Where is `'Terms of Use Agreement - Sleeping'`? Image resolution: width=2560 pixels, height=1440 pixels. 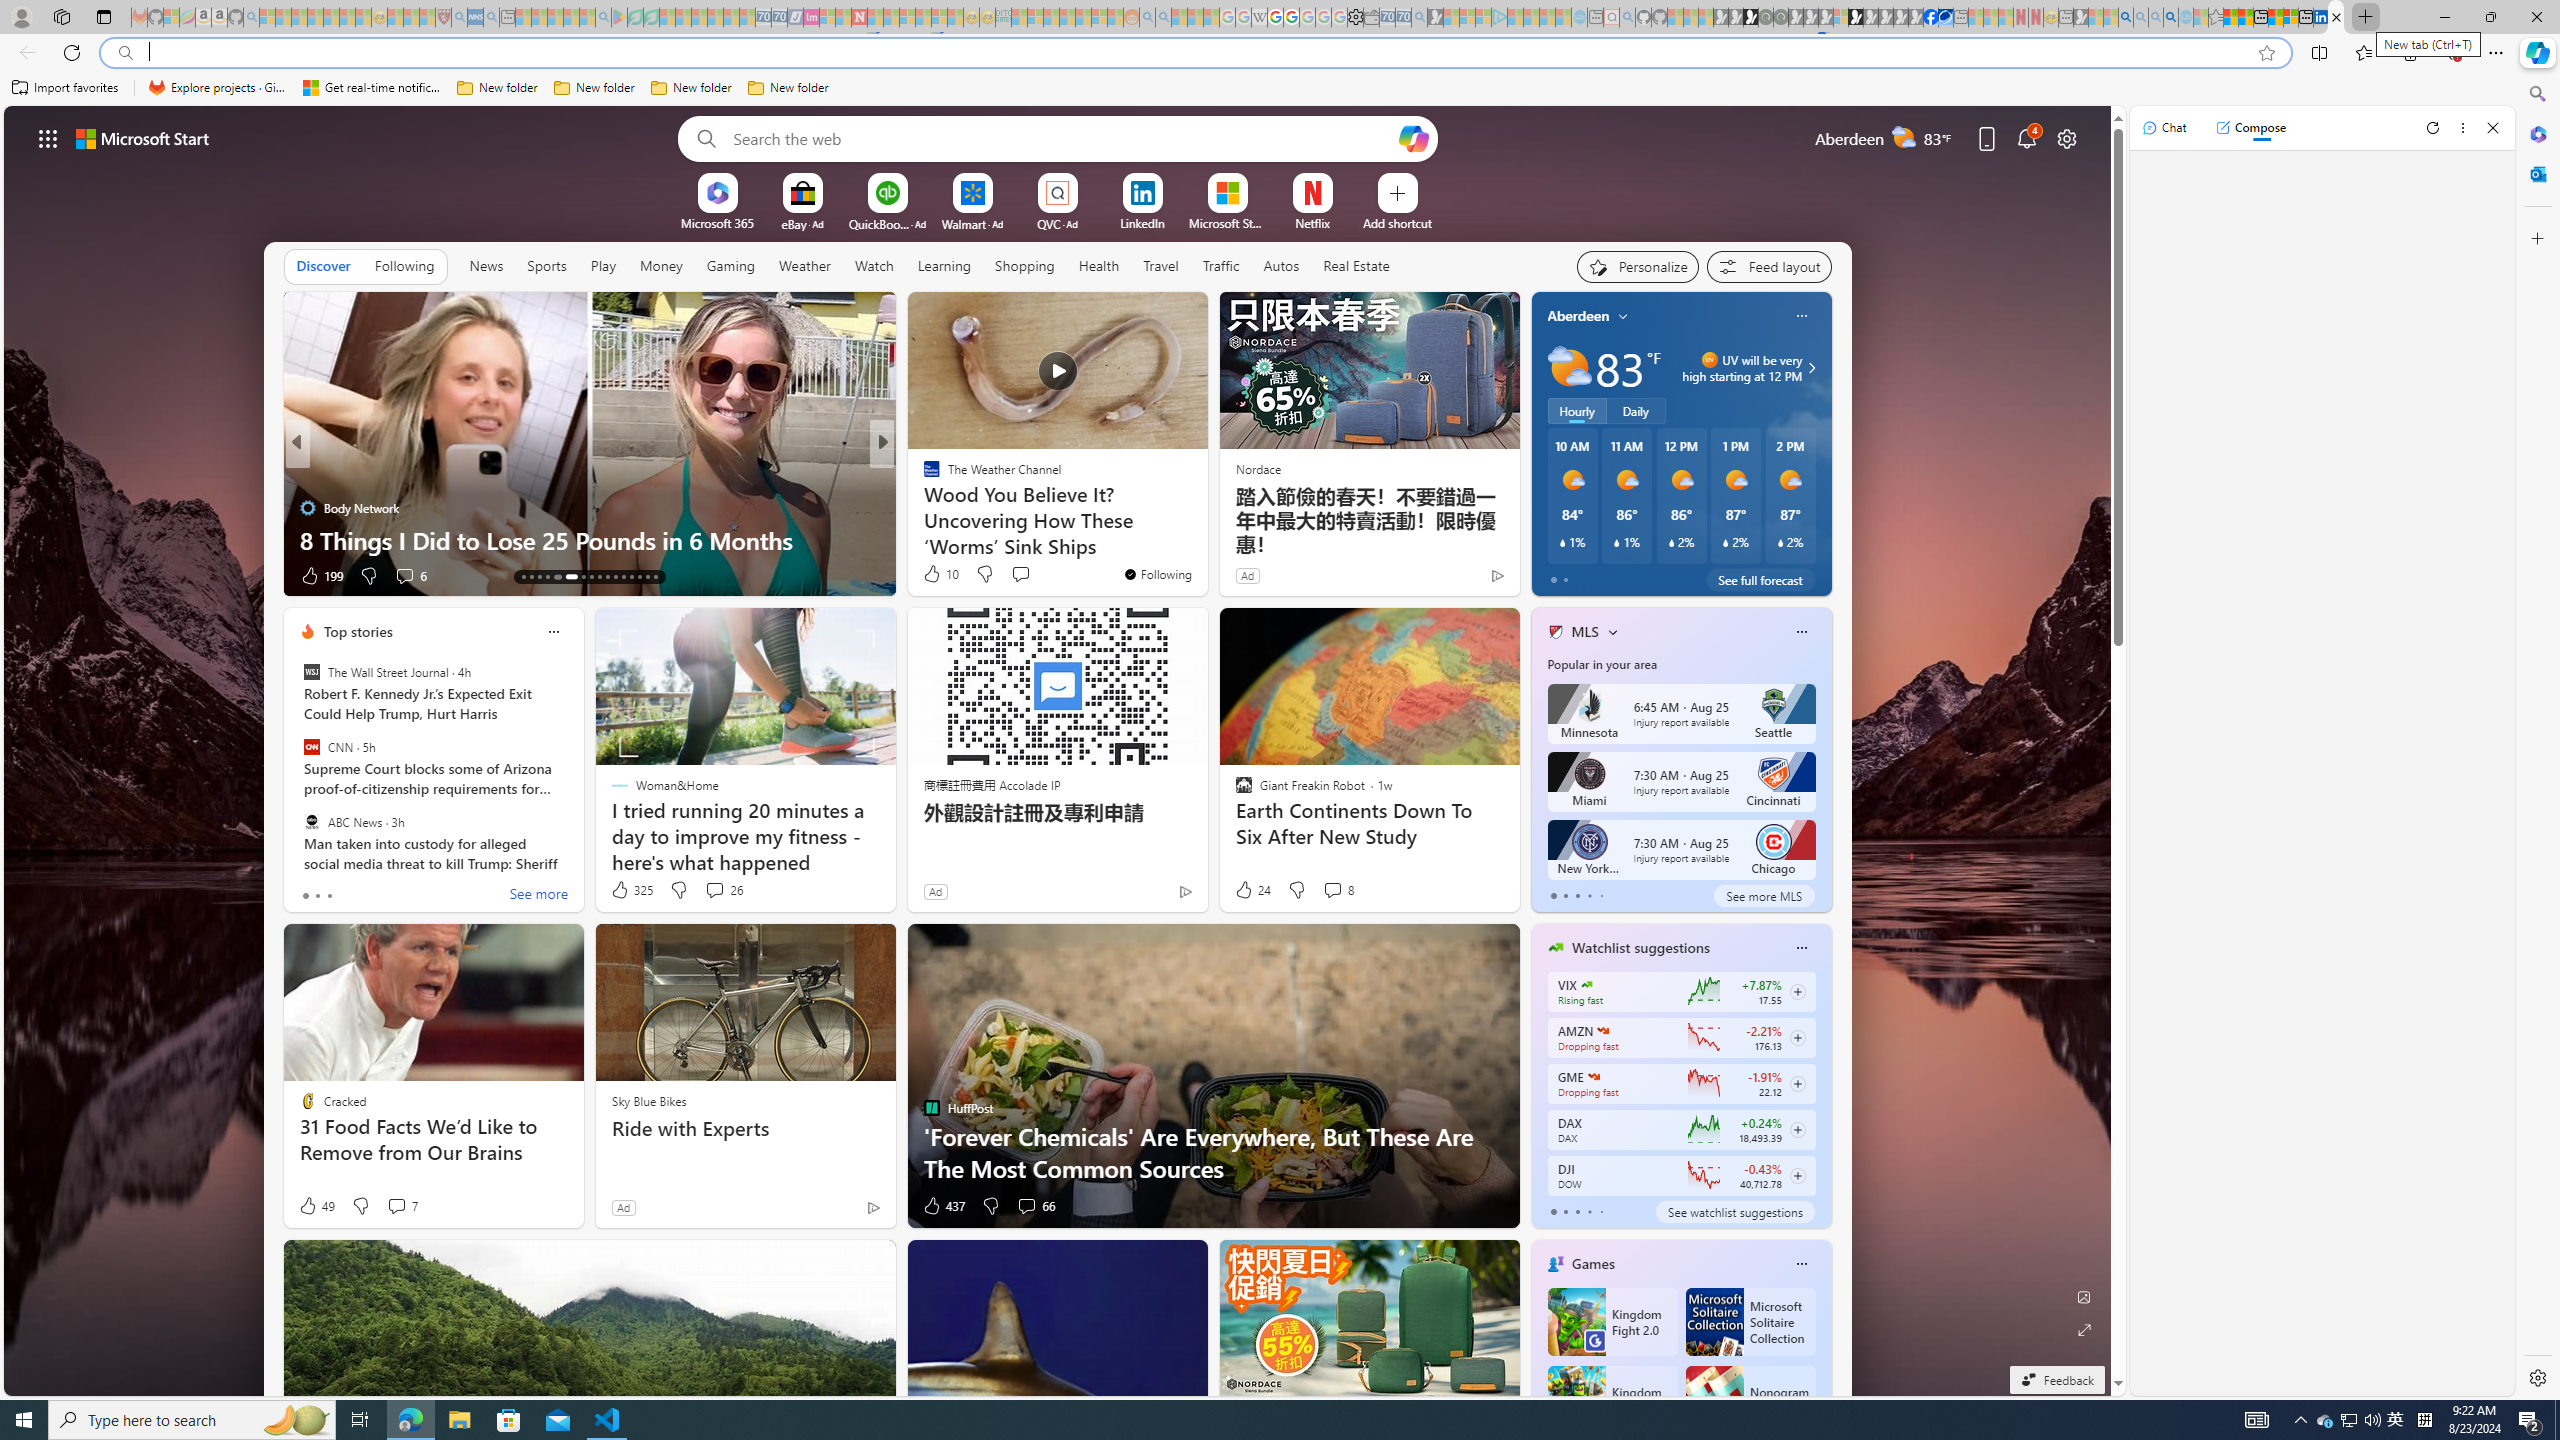 'Terms of Use Agreement - Sleeping' is located at coordinates (635, 16).